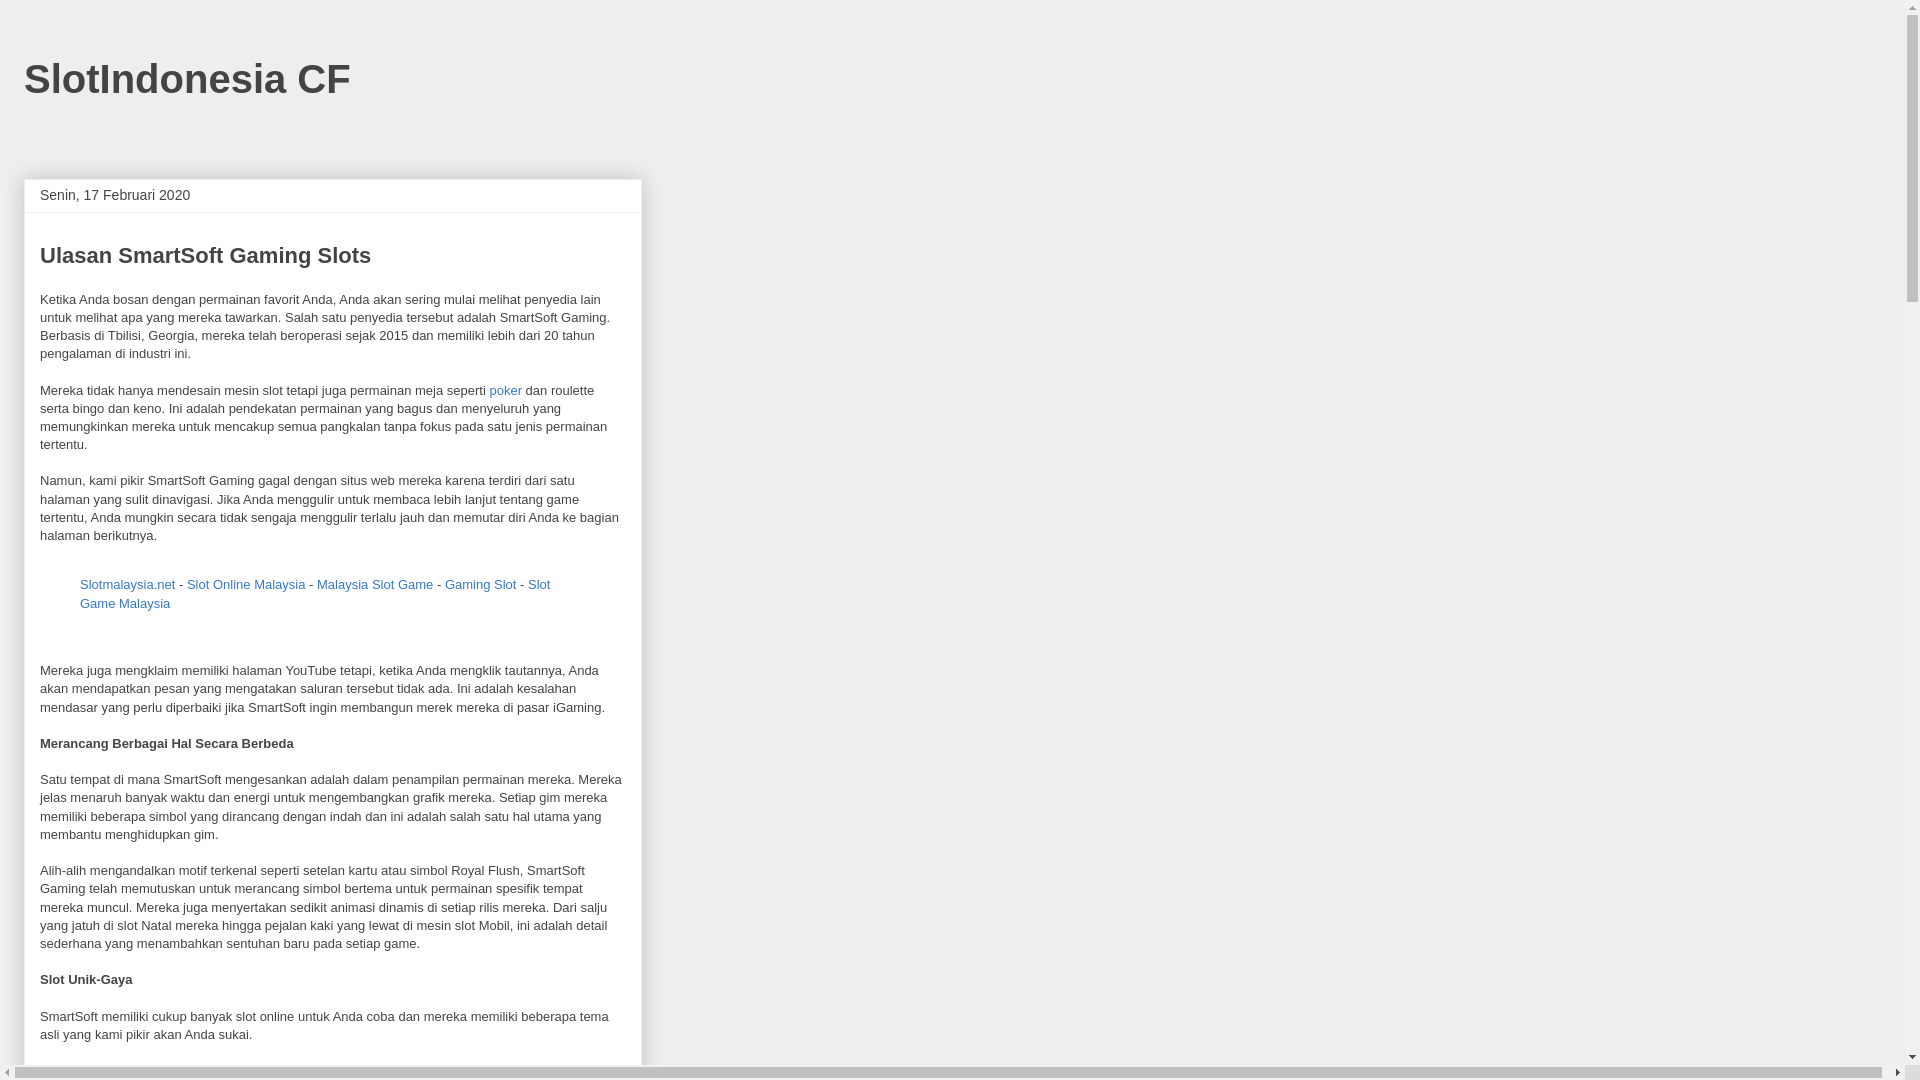 The image size is (1920, 1080). What do you see at coordinates (314, 592) in the screenshot?
I see `'Slot Game Malaysia'` at bounding box center [314, 592].